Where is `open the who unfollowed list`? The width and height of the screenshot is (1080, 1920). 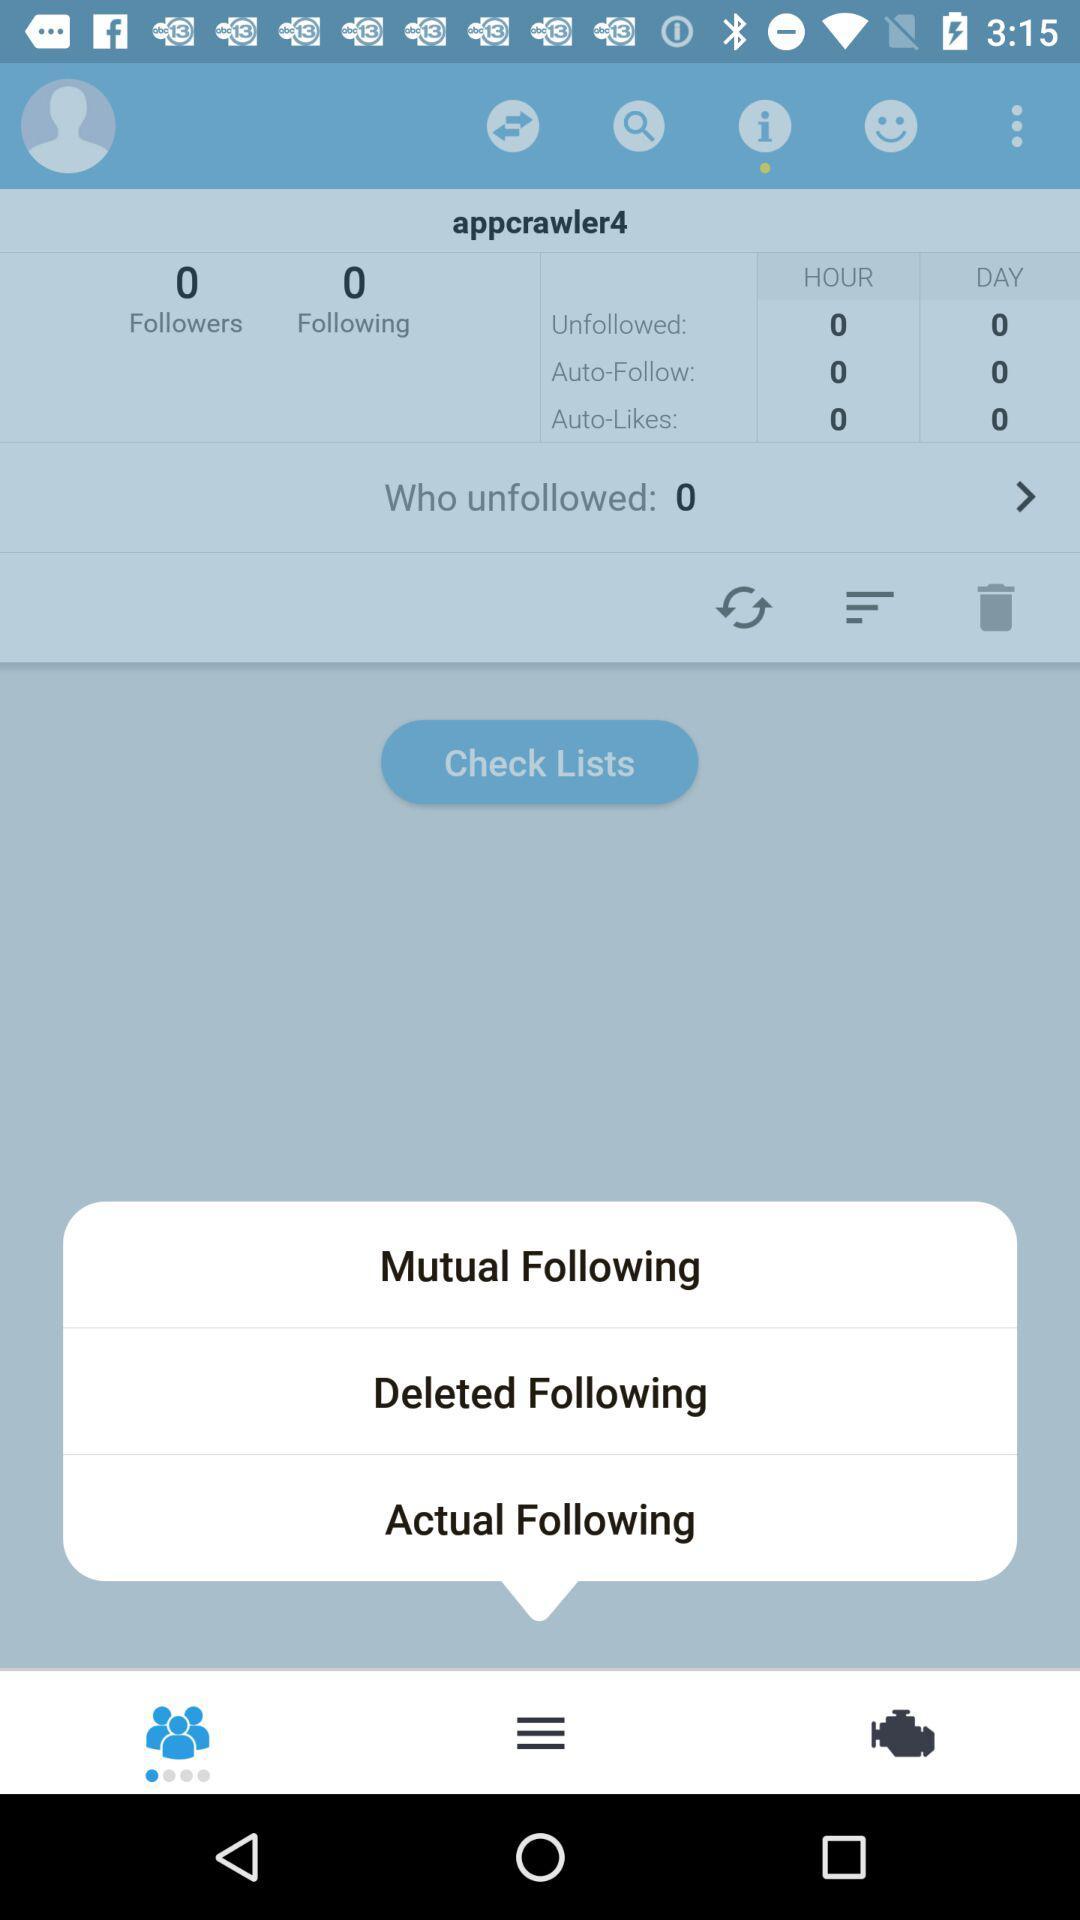 open the who unfollowed list is located at coordinates (1024, 496).